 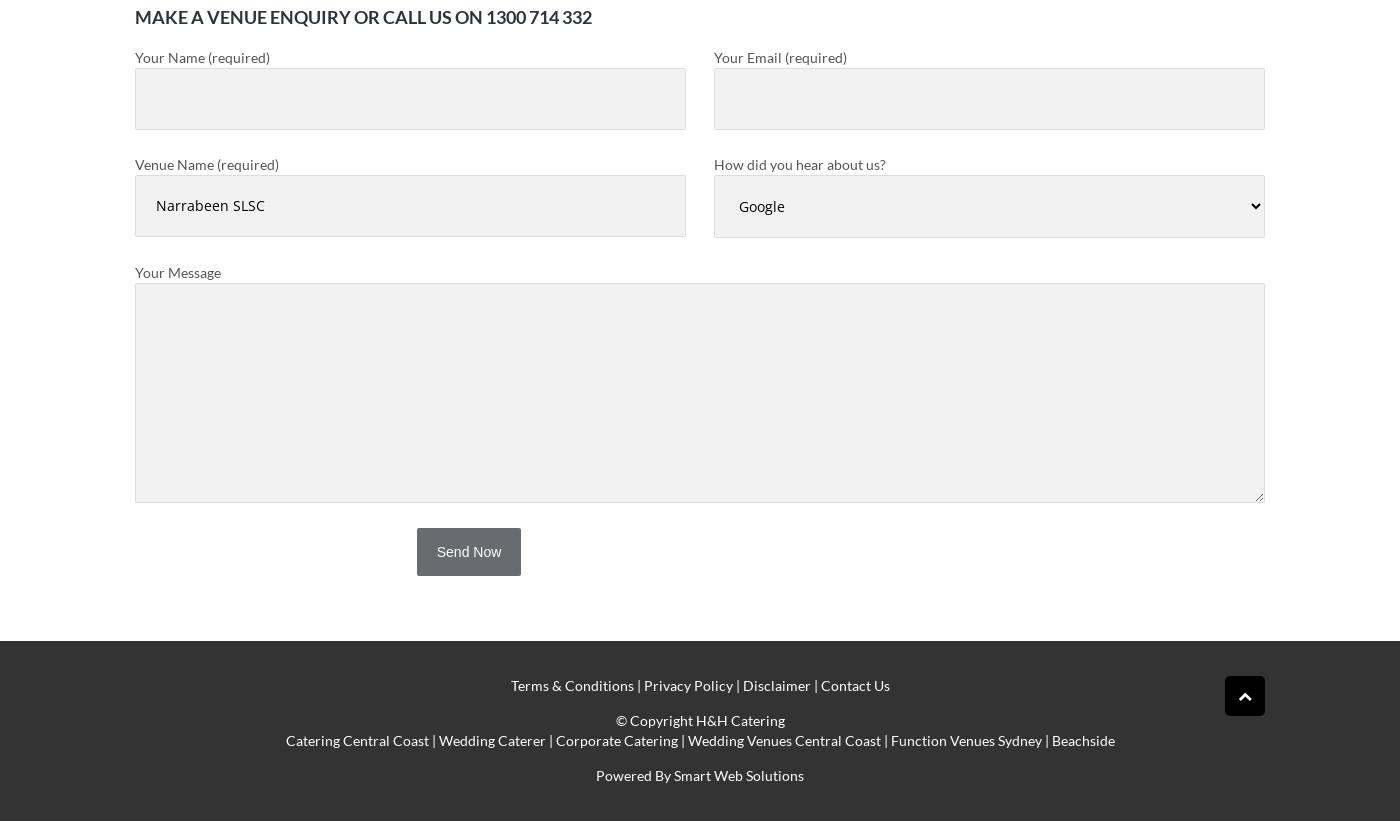 What do you see at coordinates (207, 164) in the screenshot?
I see `'Venue Name (required)'` at bounding box center [207, 164].